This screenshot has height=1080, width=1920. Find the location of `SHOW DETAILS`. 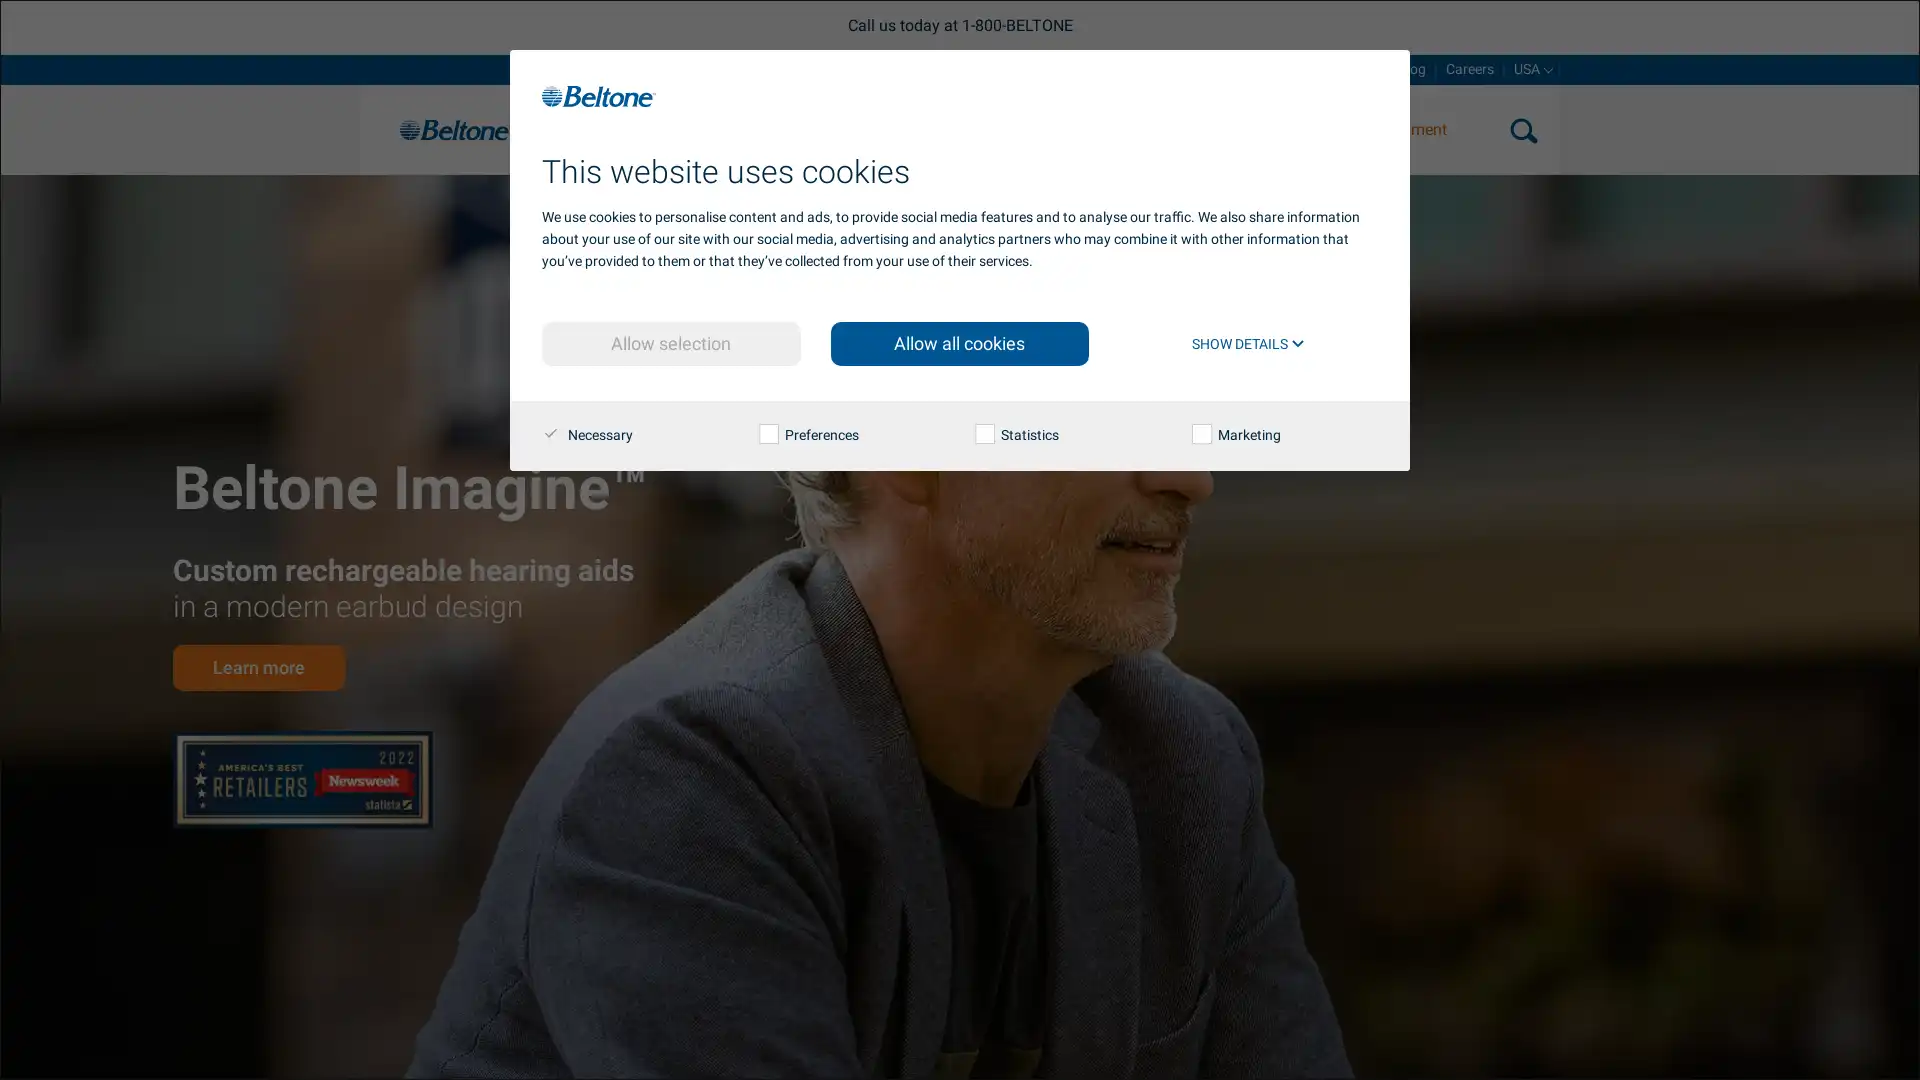

SHOW DETAILS is located at coordinates (1247, 342).